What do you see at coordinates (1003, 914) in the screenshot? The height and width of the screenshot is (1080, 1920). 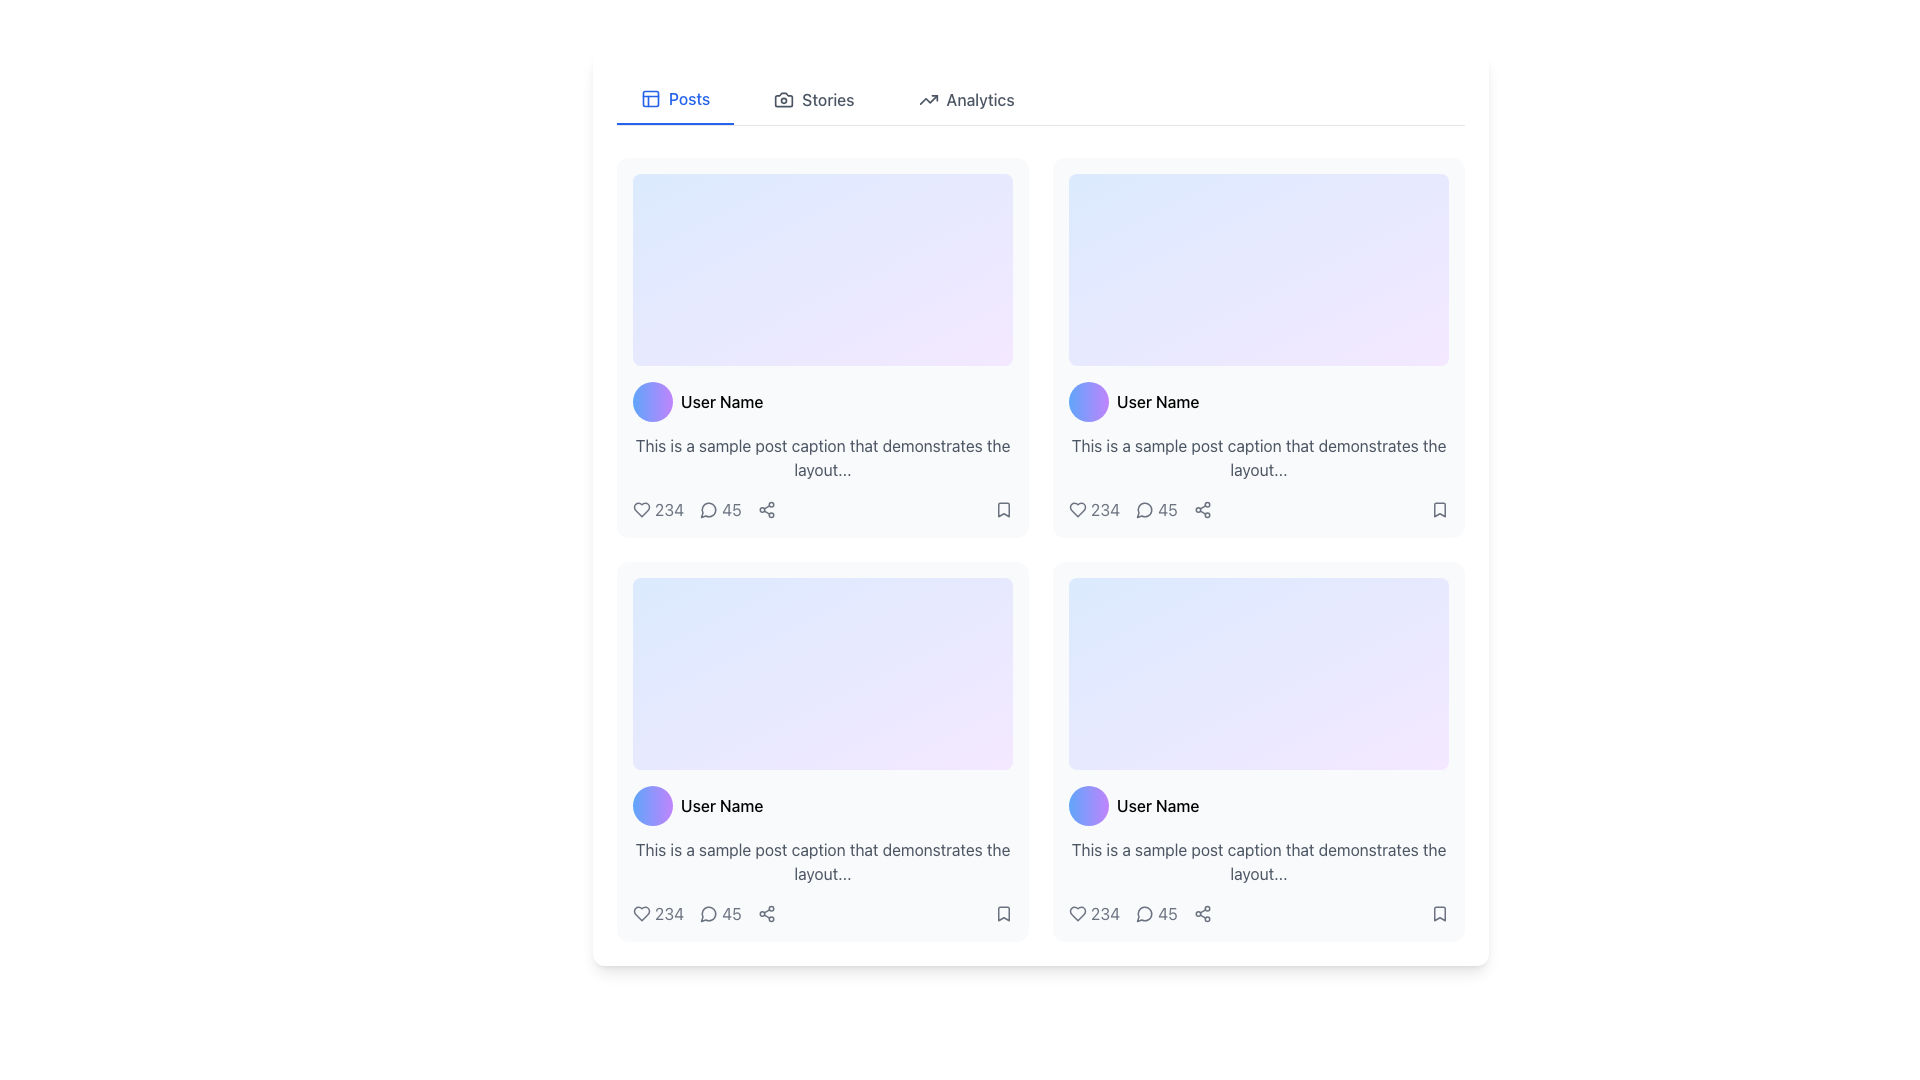 I see `the bookmark-like icon located in the bottom-right corner of the lower-right card` at bounding box center [1003, 914].